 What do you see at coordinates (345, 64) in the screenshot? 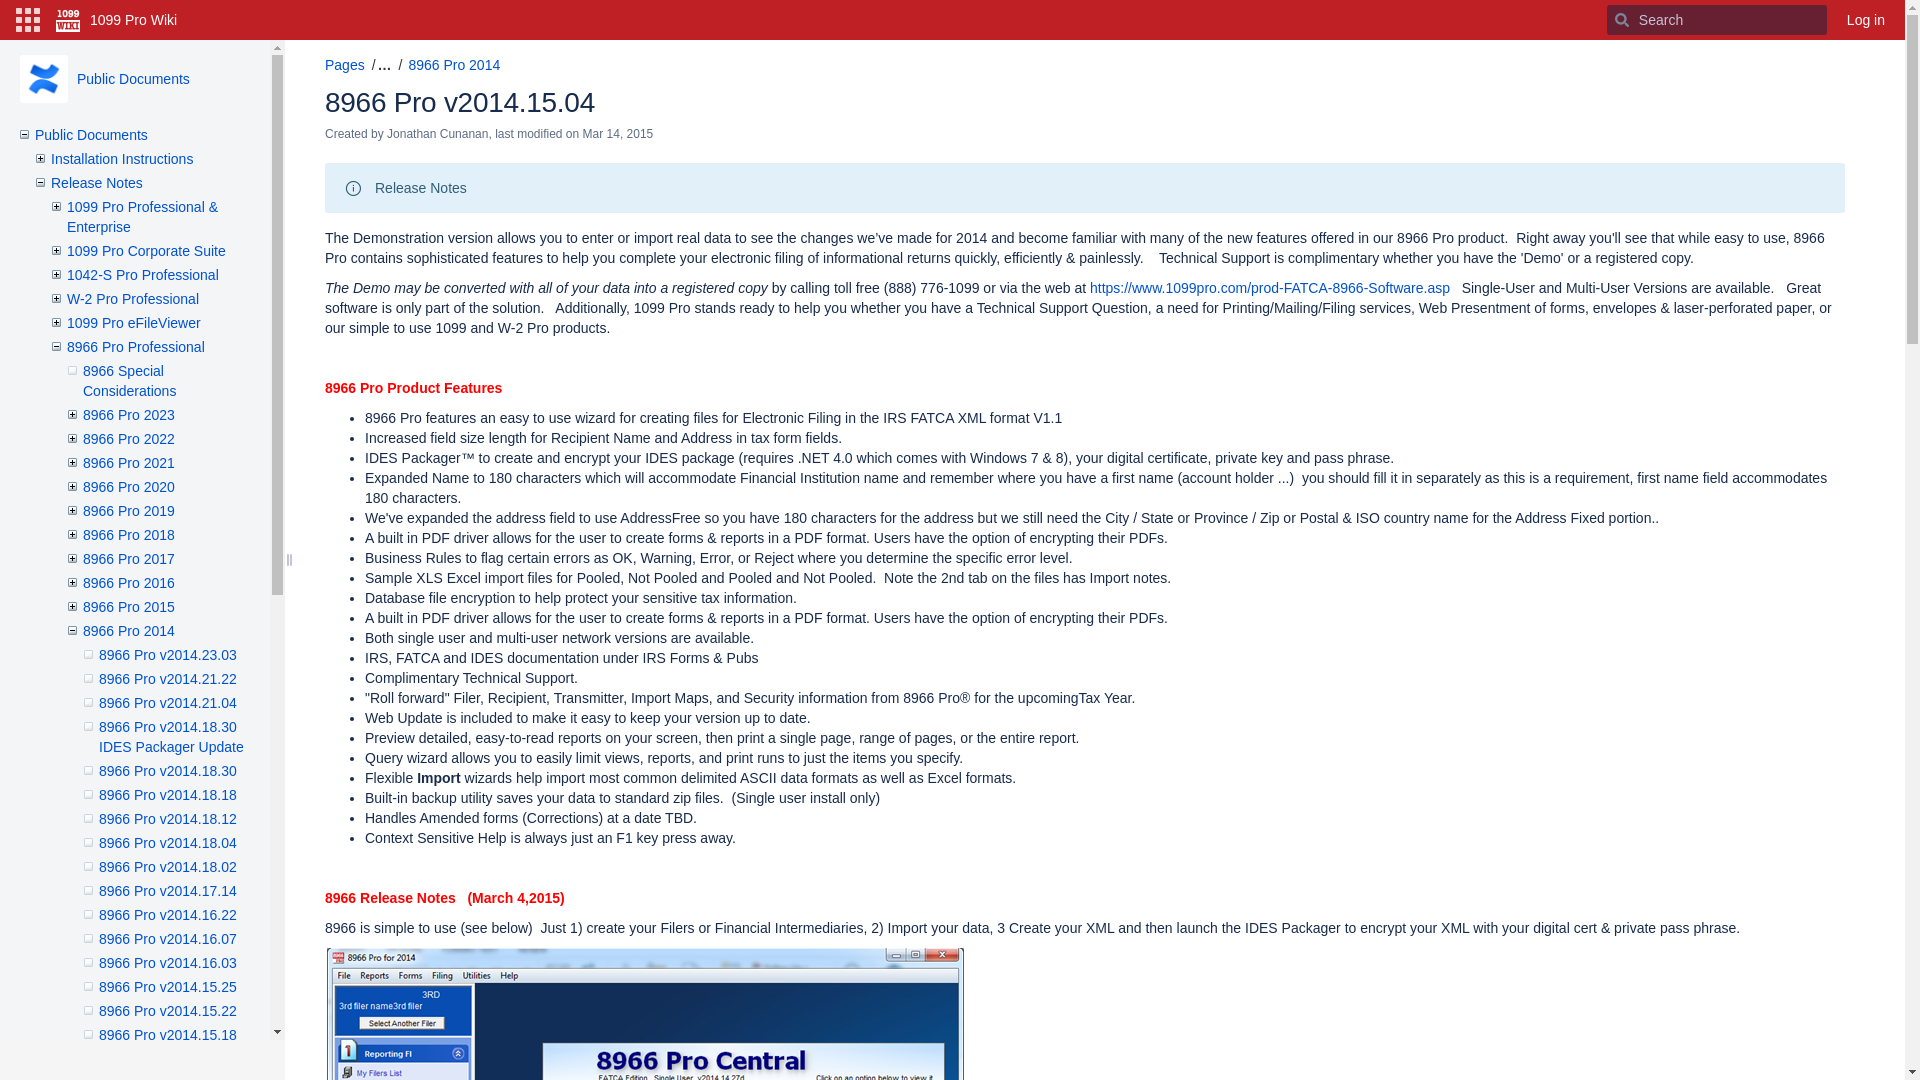
I see `'Pages'` at bounding box center [345, 64].